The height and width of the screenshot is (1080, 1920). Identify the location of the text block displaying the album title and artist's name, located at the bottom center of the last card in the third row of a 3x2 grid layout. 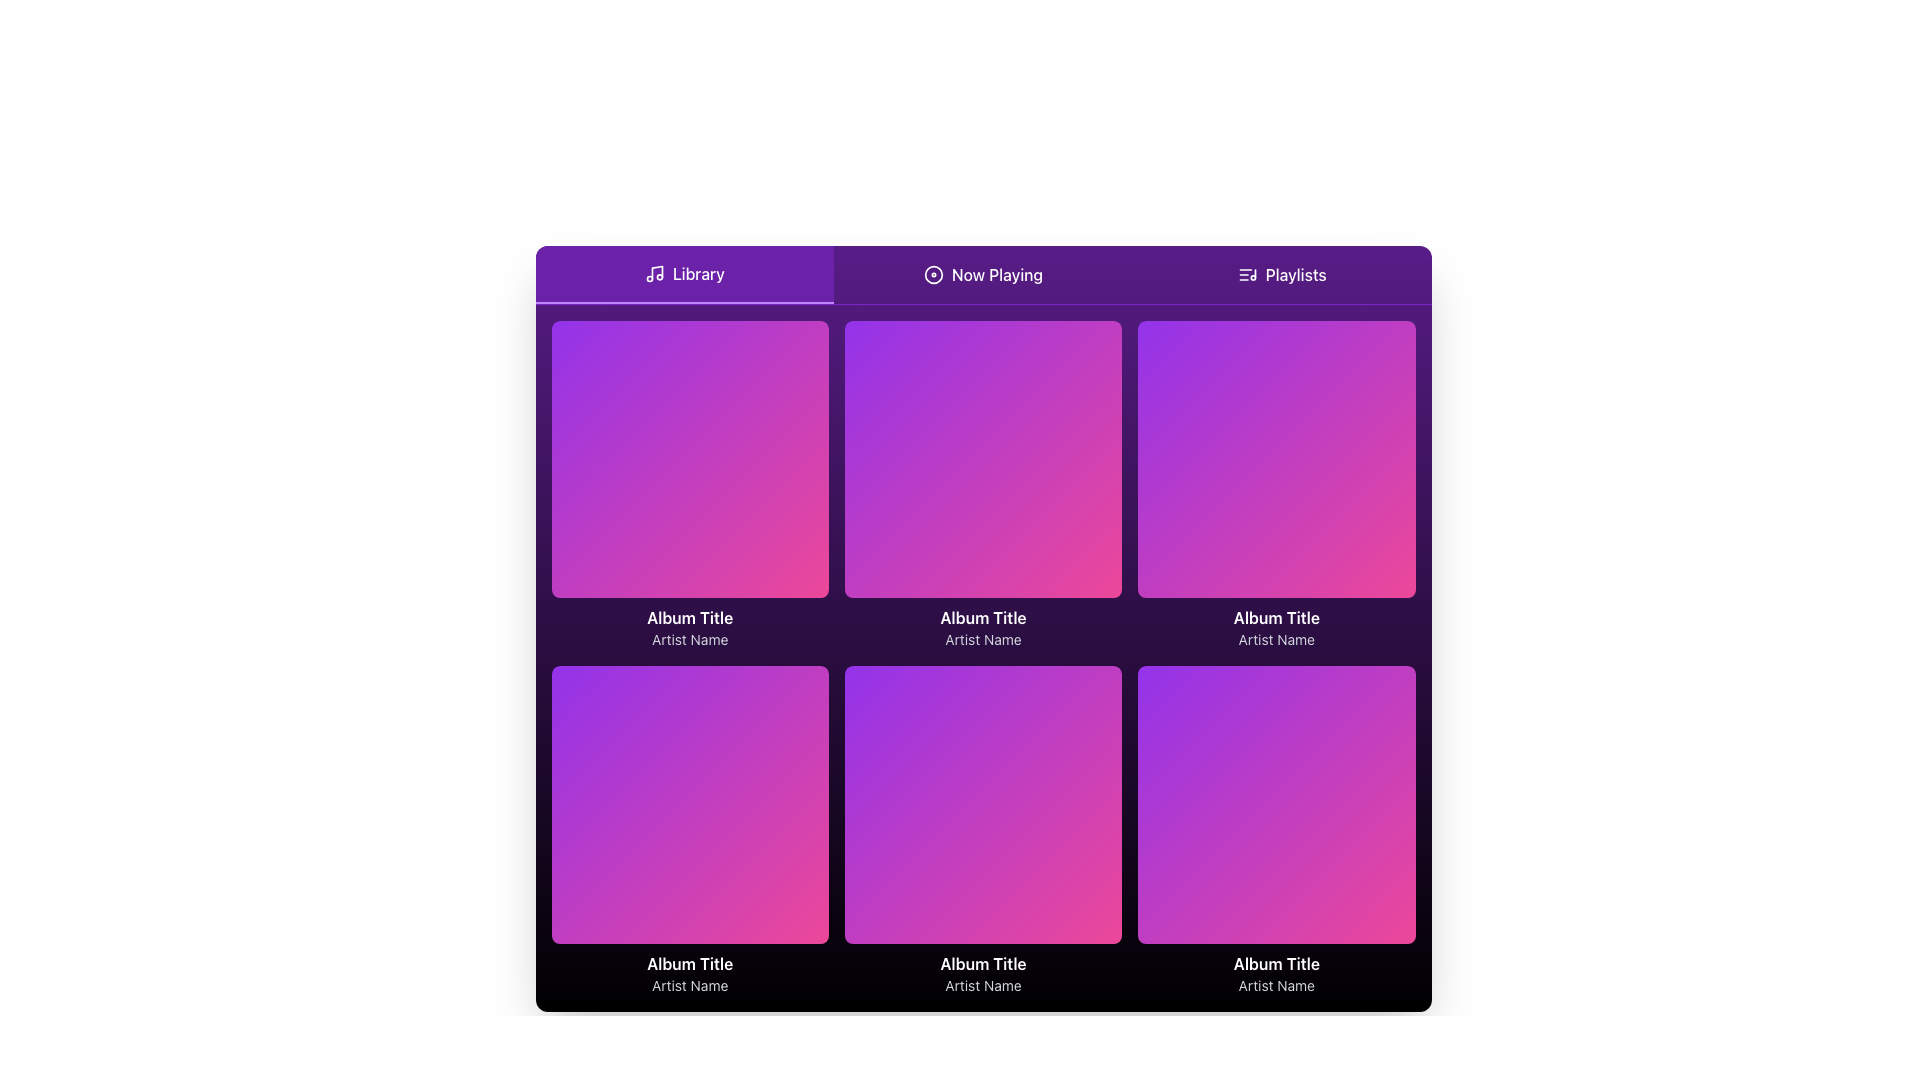
(1275, 972).